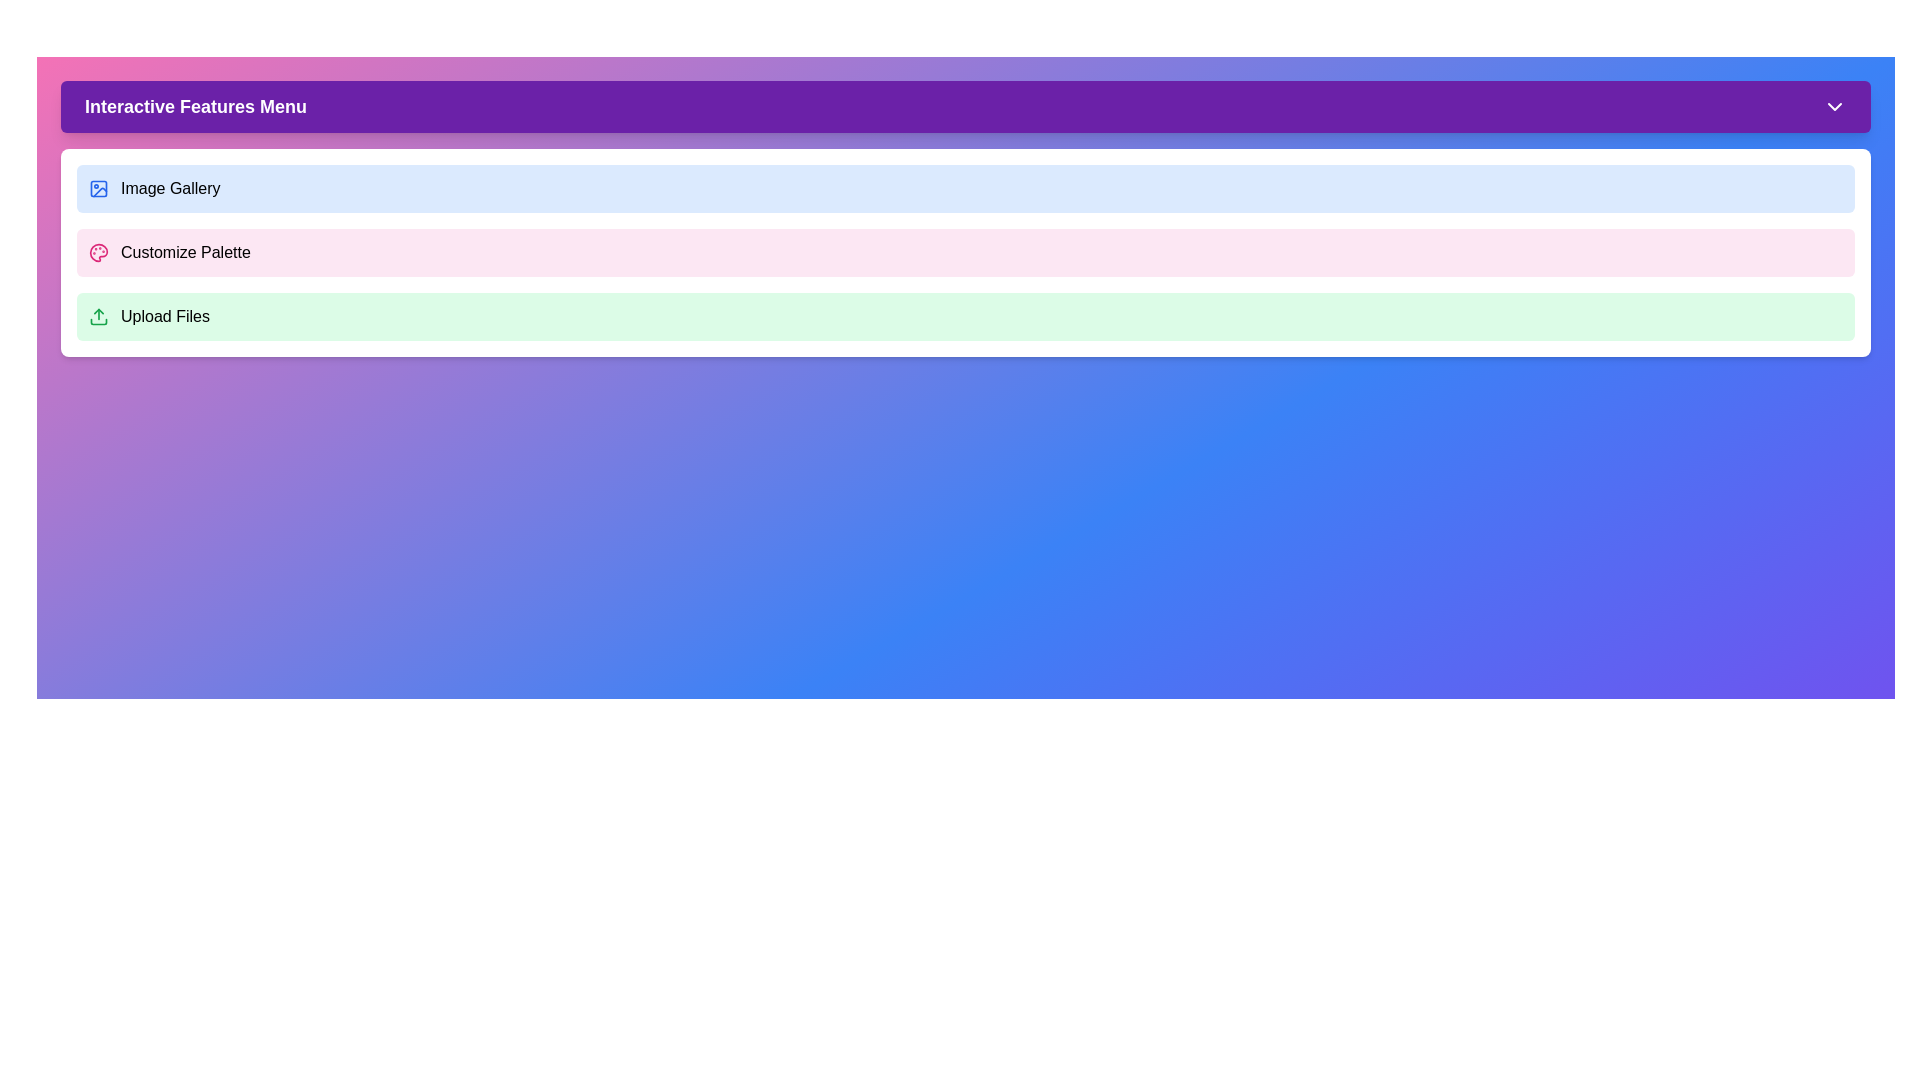 This screenshot has width=1920, height=1080. I want to click on the icon associated with Customize Palette, so click(98, 252).